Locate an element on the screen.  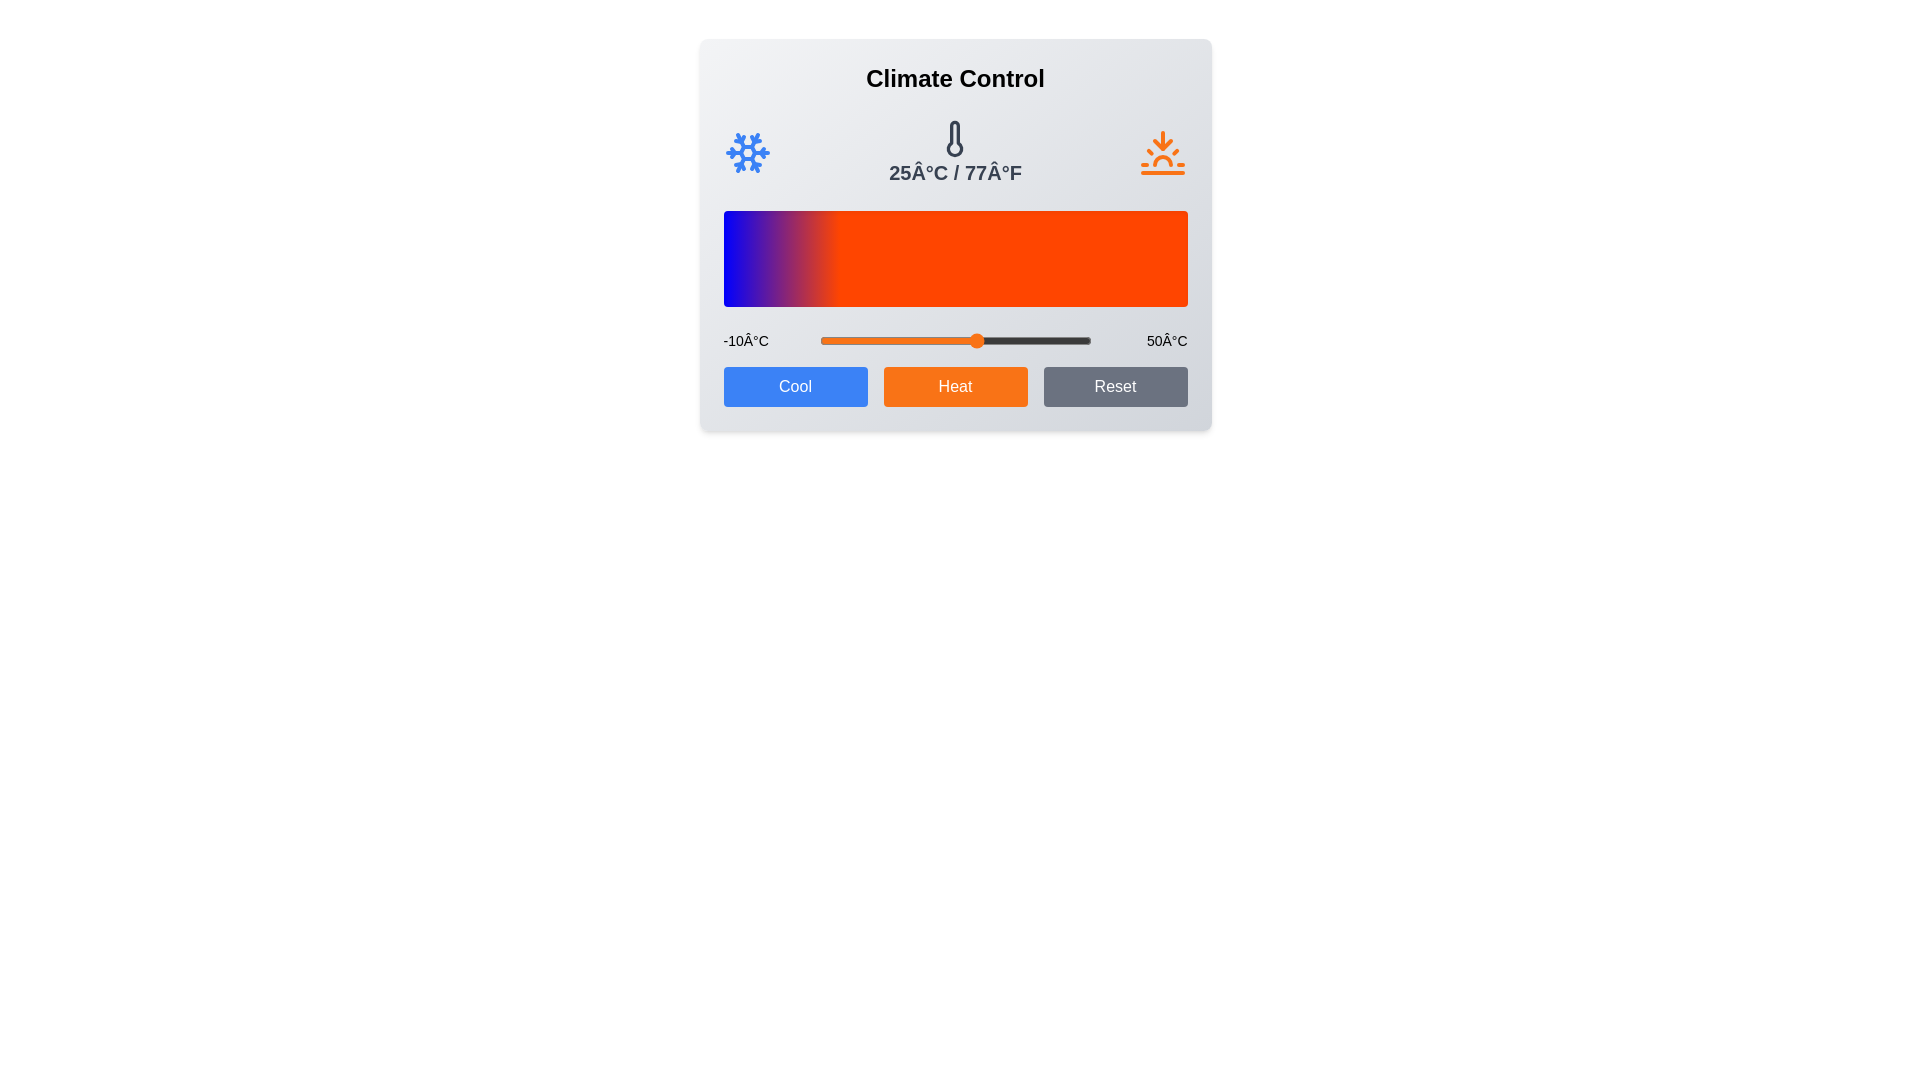
the cold icon to trigger its visual feedback is located at coordinates (746, 152).